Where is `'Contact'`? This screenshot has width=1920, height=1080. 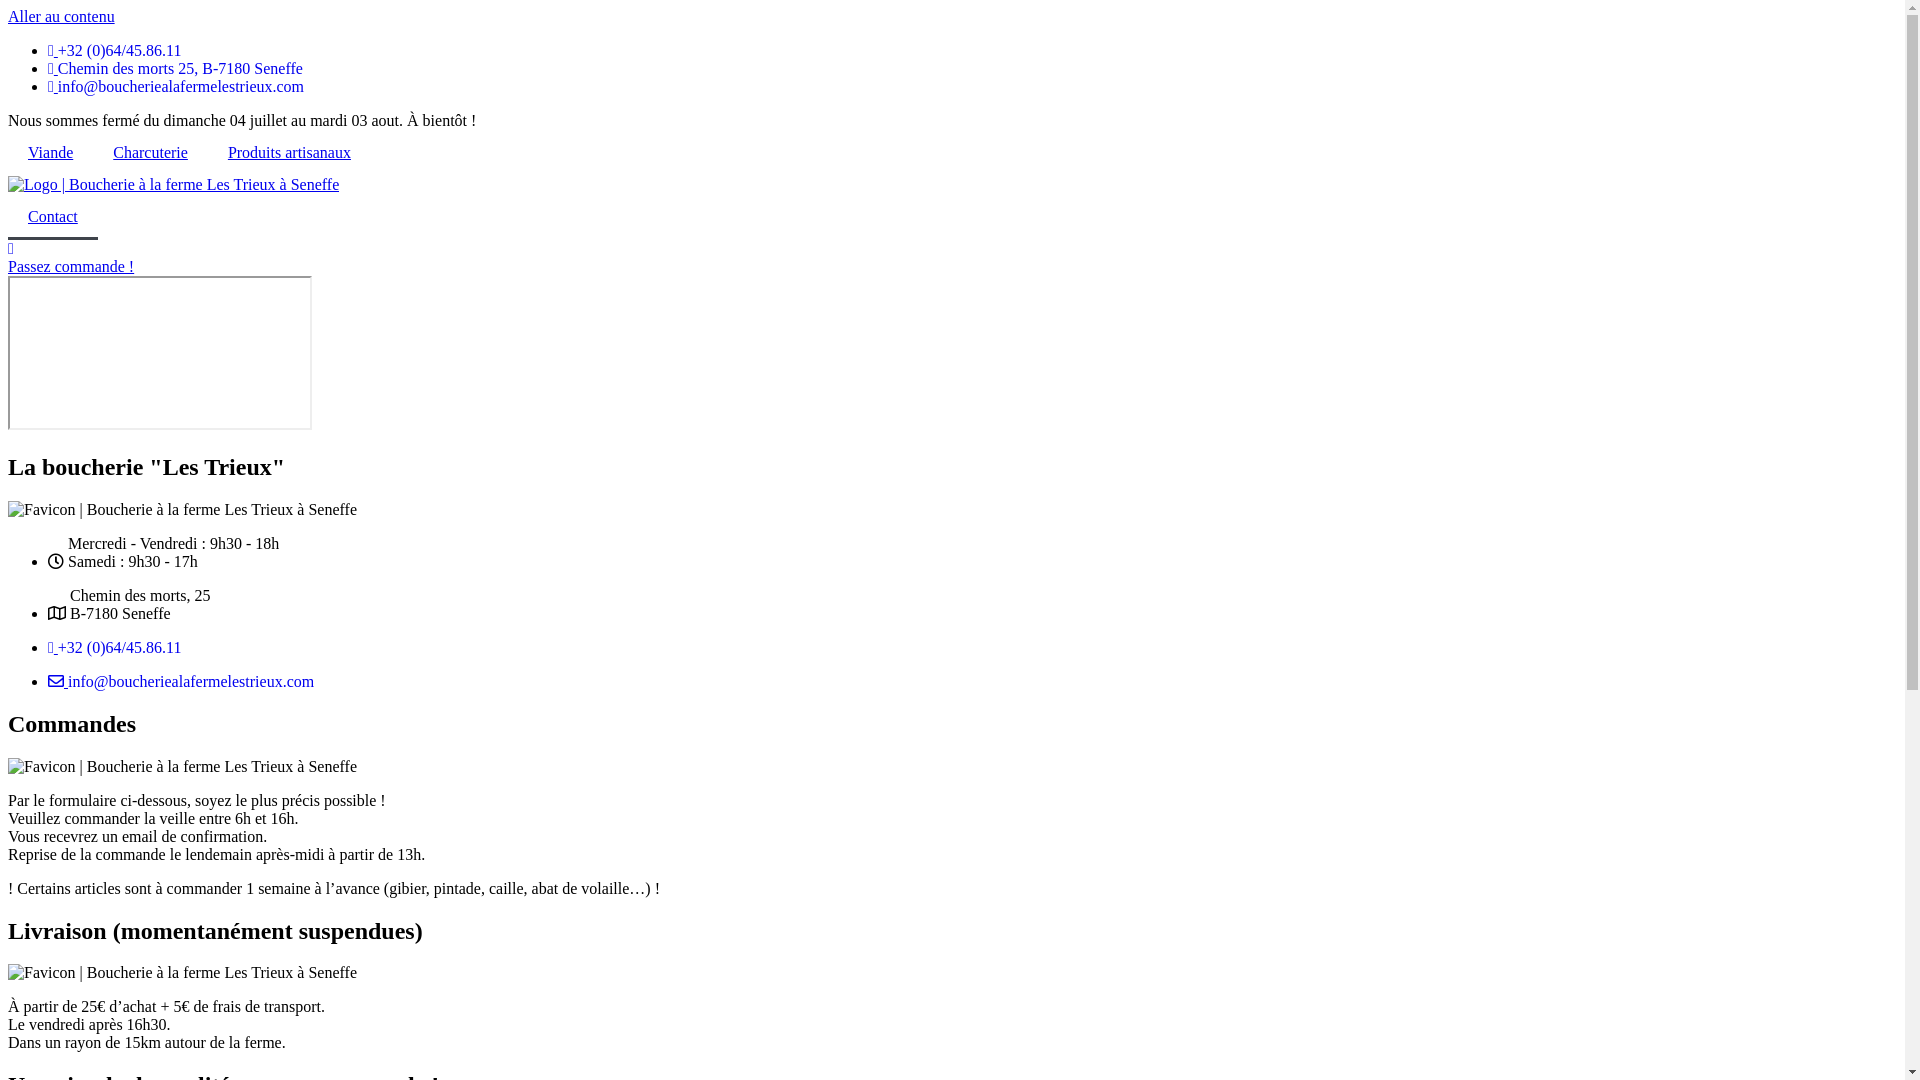
'Contact' is located at coordinates (52, 216).